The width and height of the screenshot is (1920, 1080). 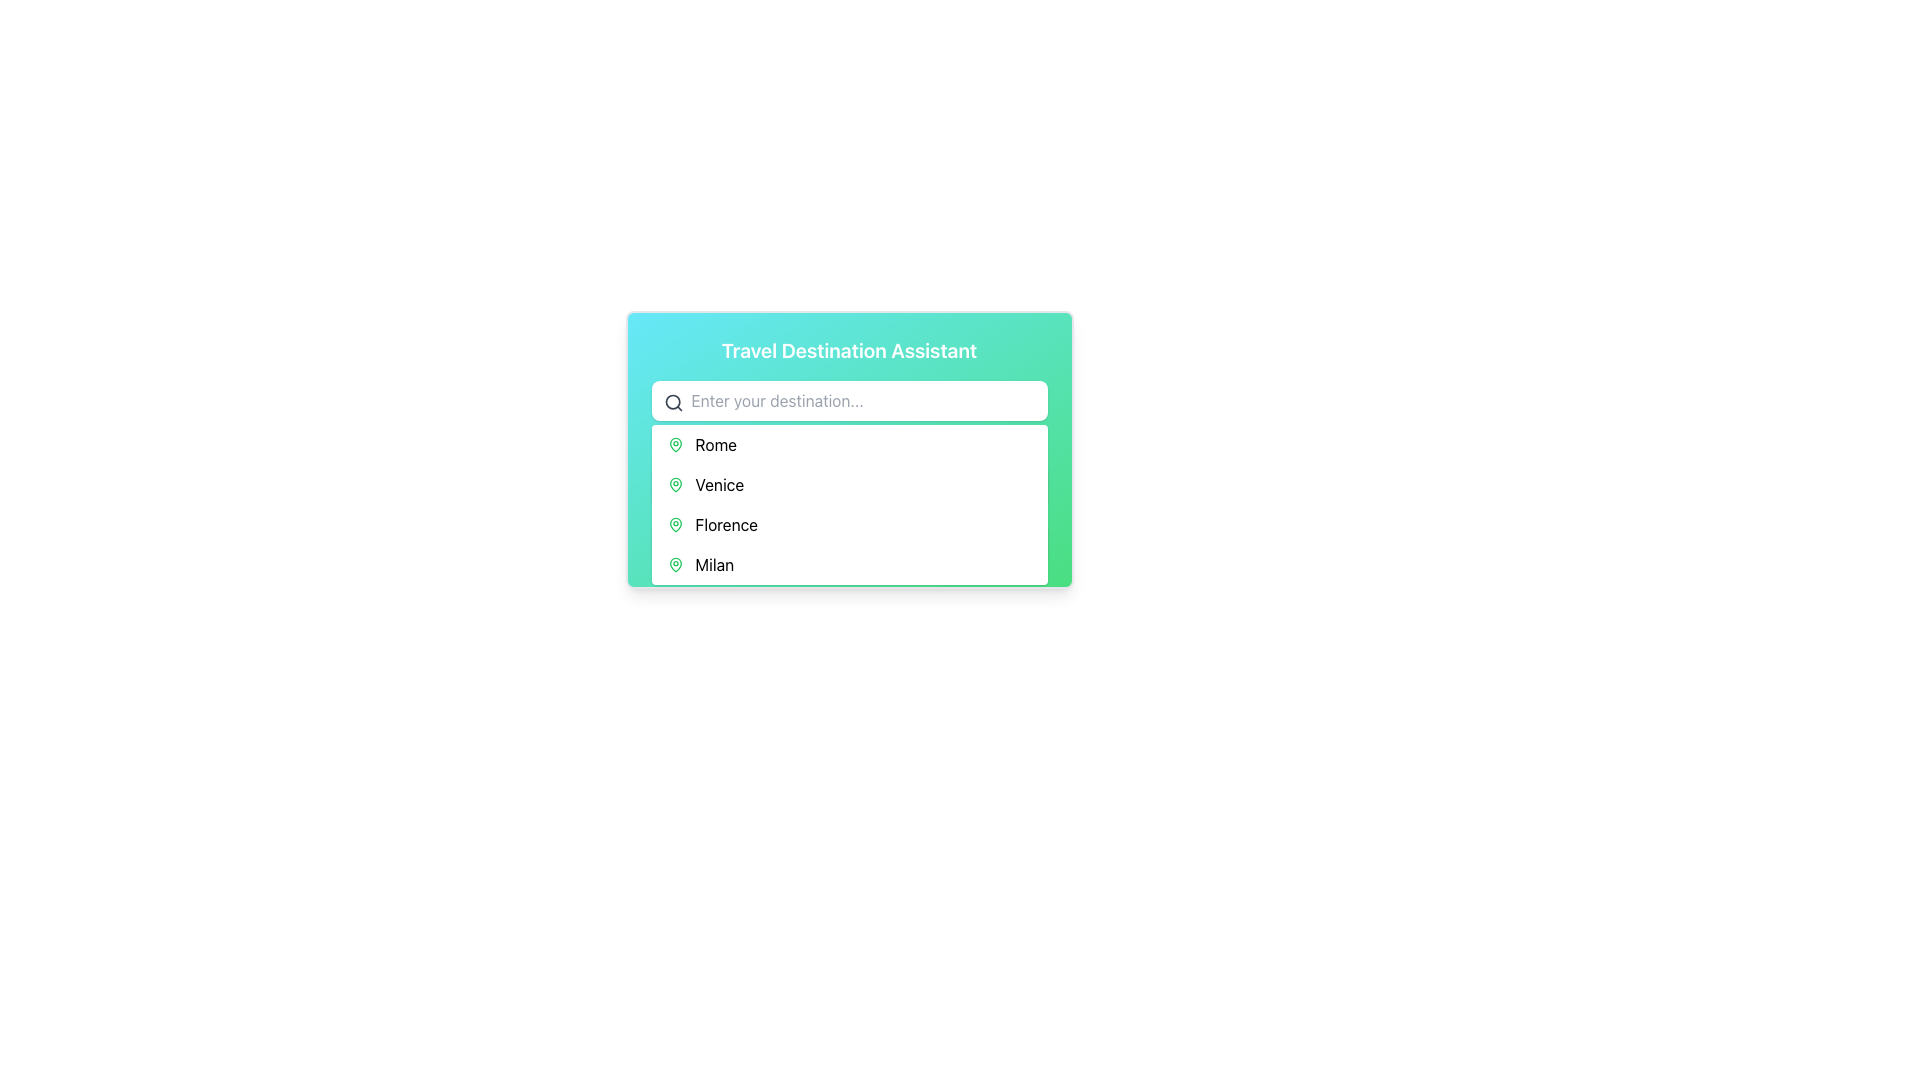 What do you see at coordinates (849, 471) in the screenshot?
I see `the 'Venice' option in the dropdown menu within the 'Travel Destination Assistant' card` at bounding box center [849, 471].